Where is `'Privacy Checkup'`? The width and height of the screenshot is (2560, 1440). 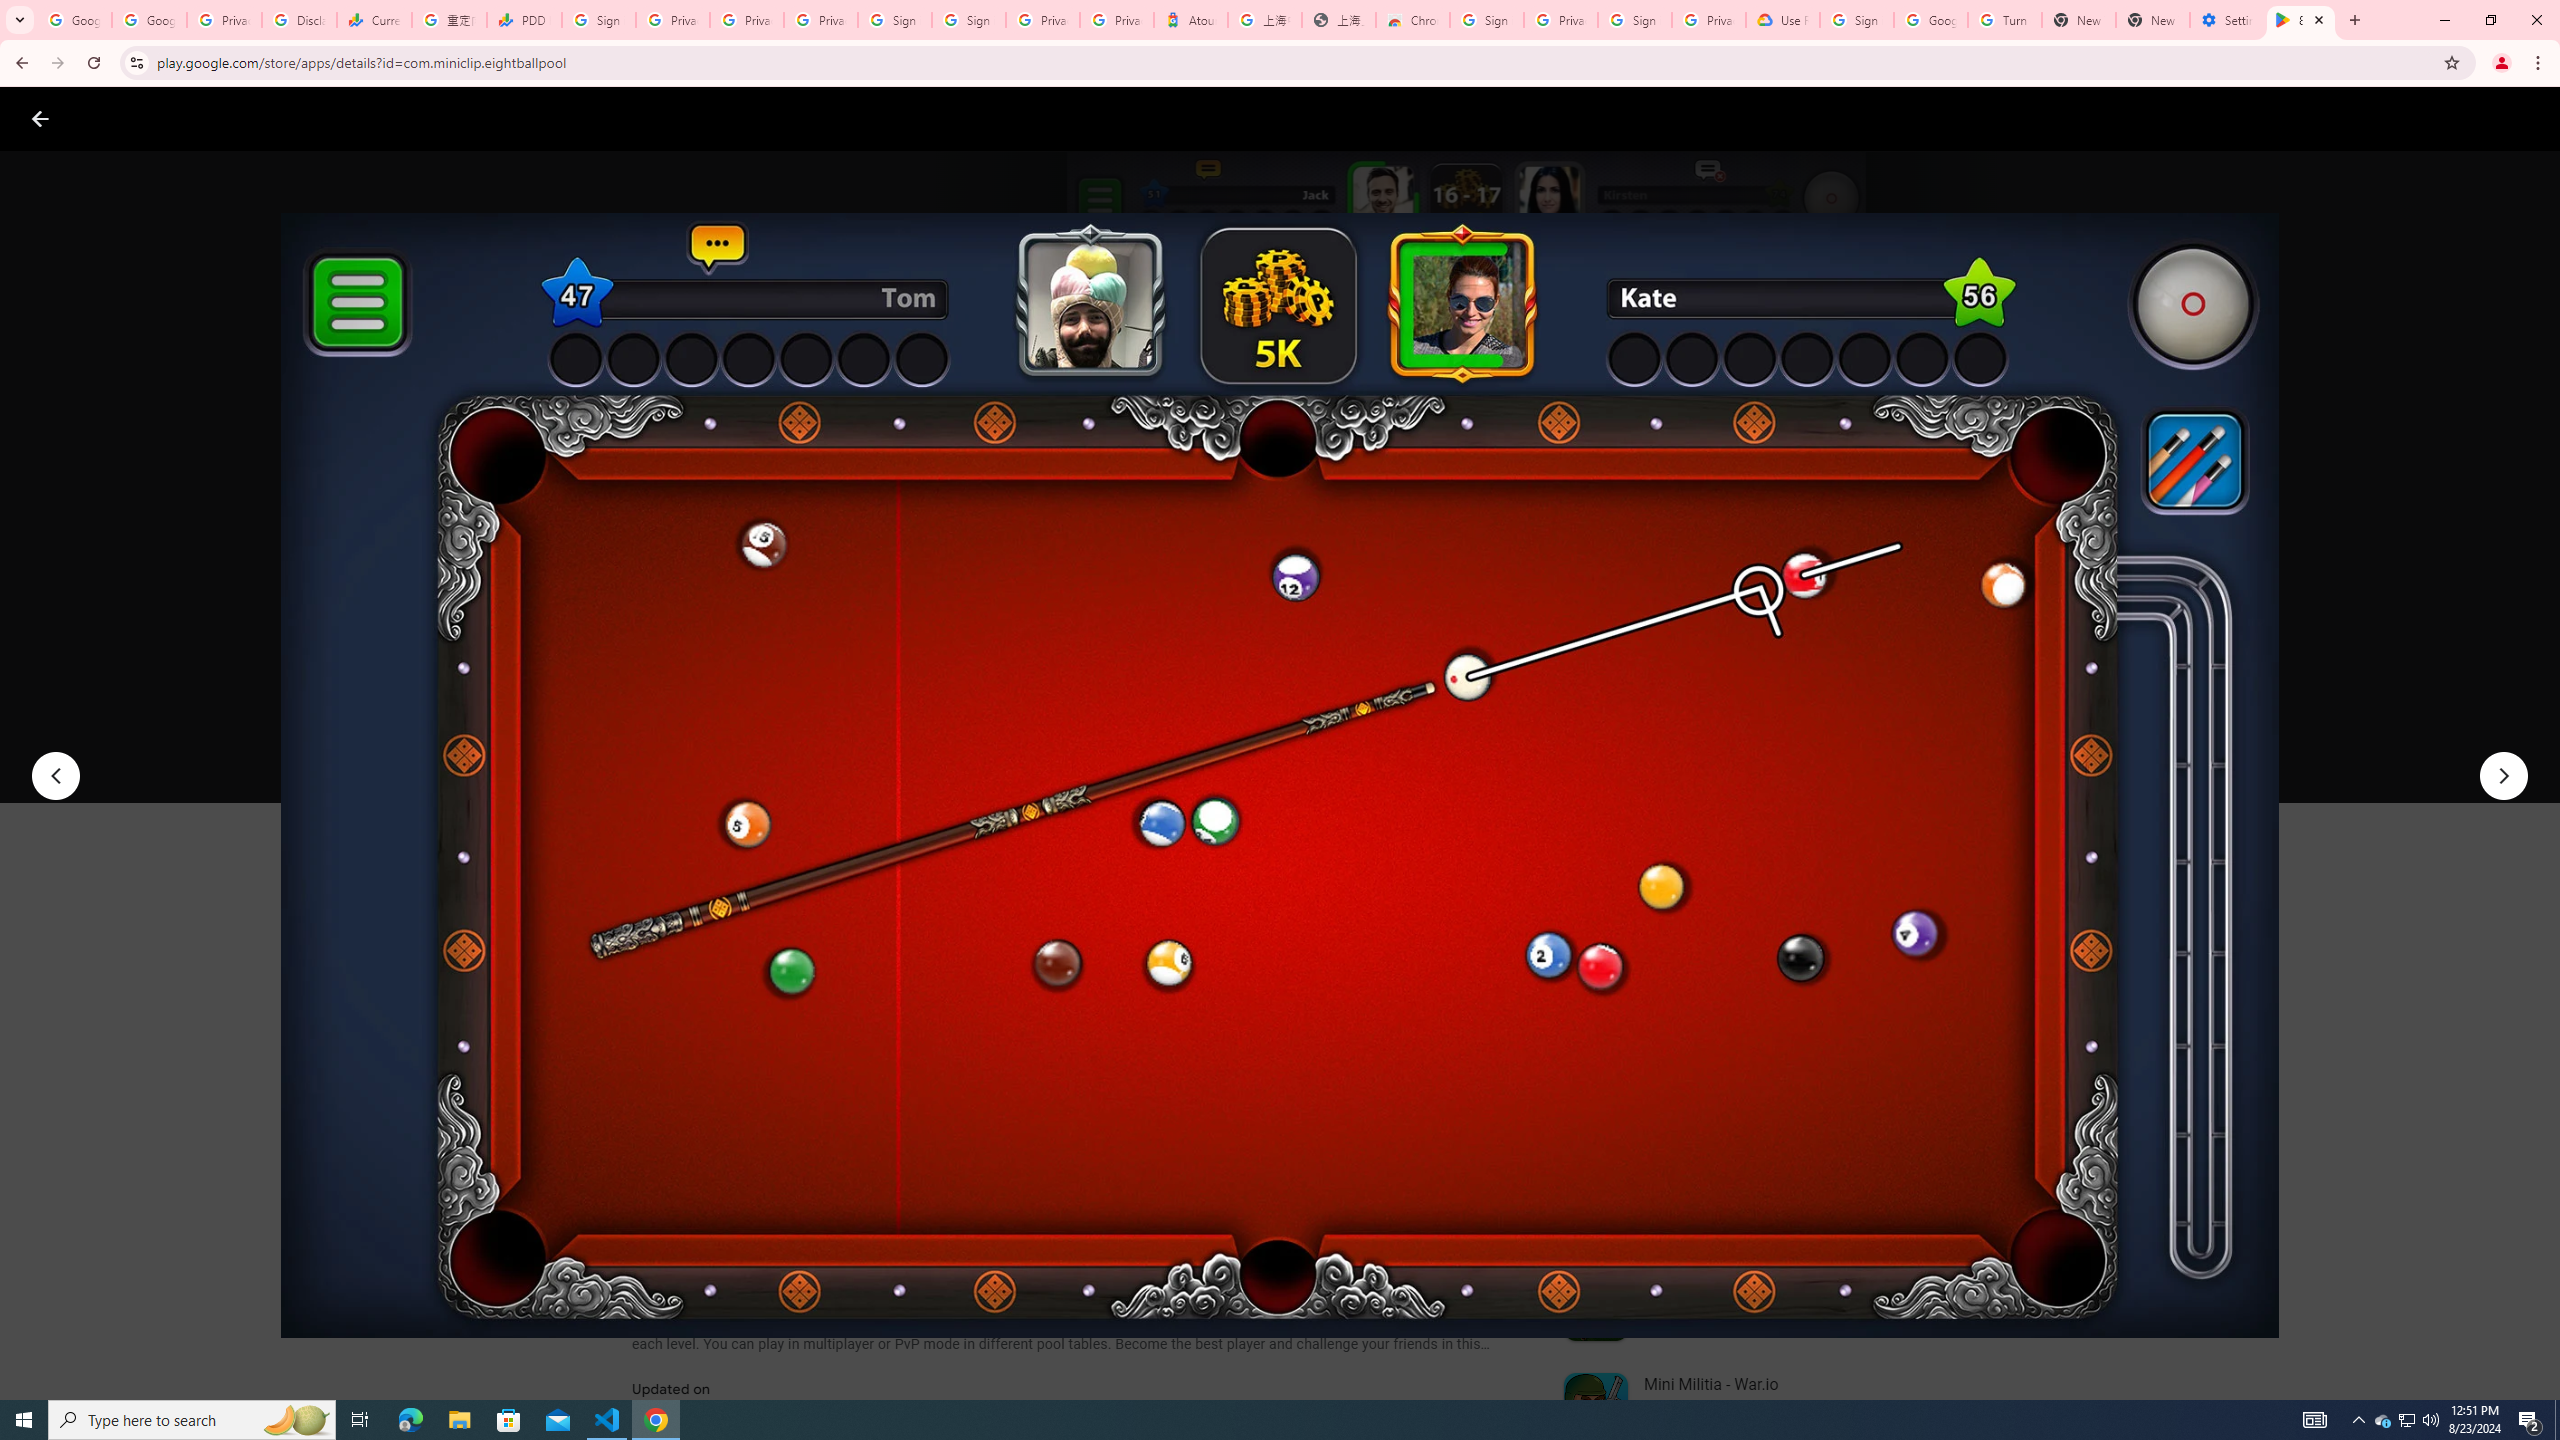 'Privacy Checkup' is located at coordinates (746, 19).